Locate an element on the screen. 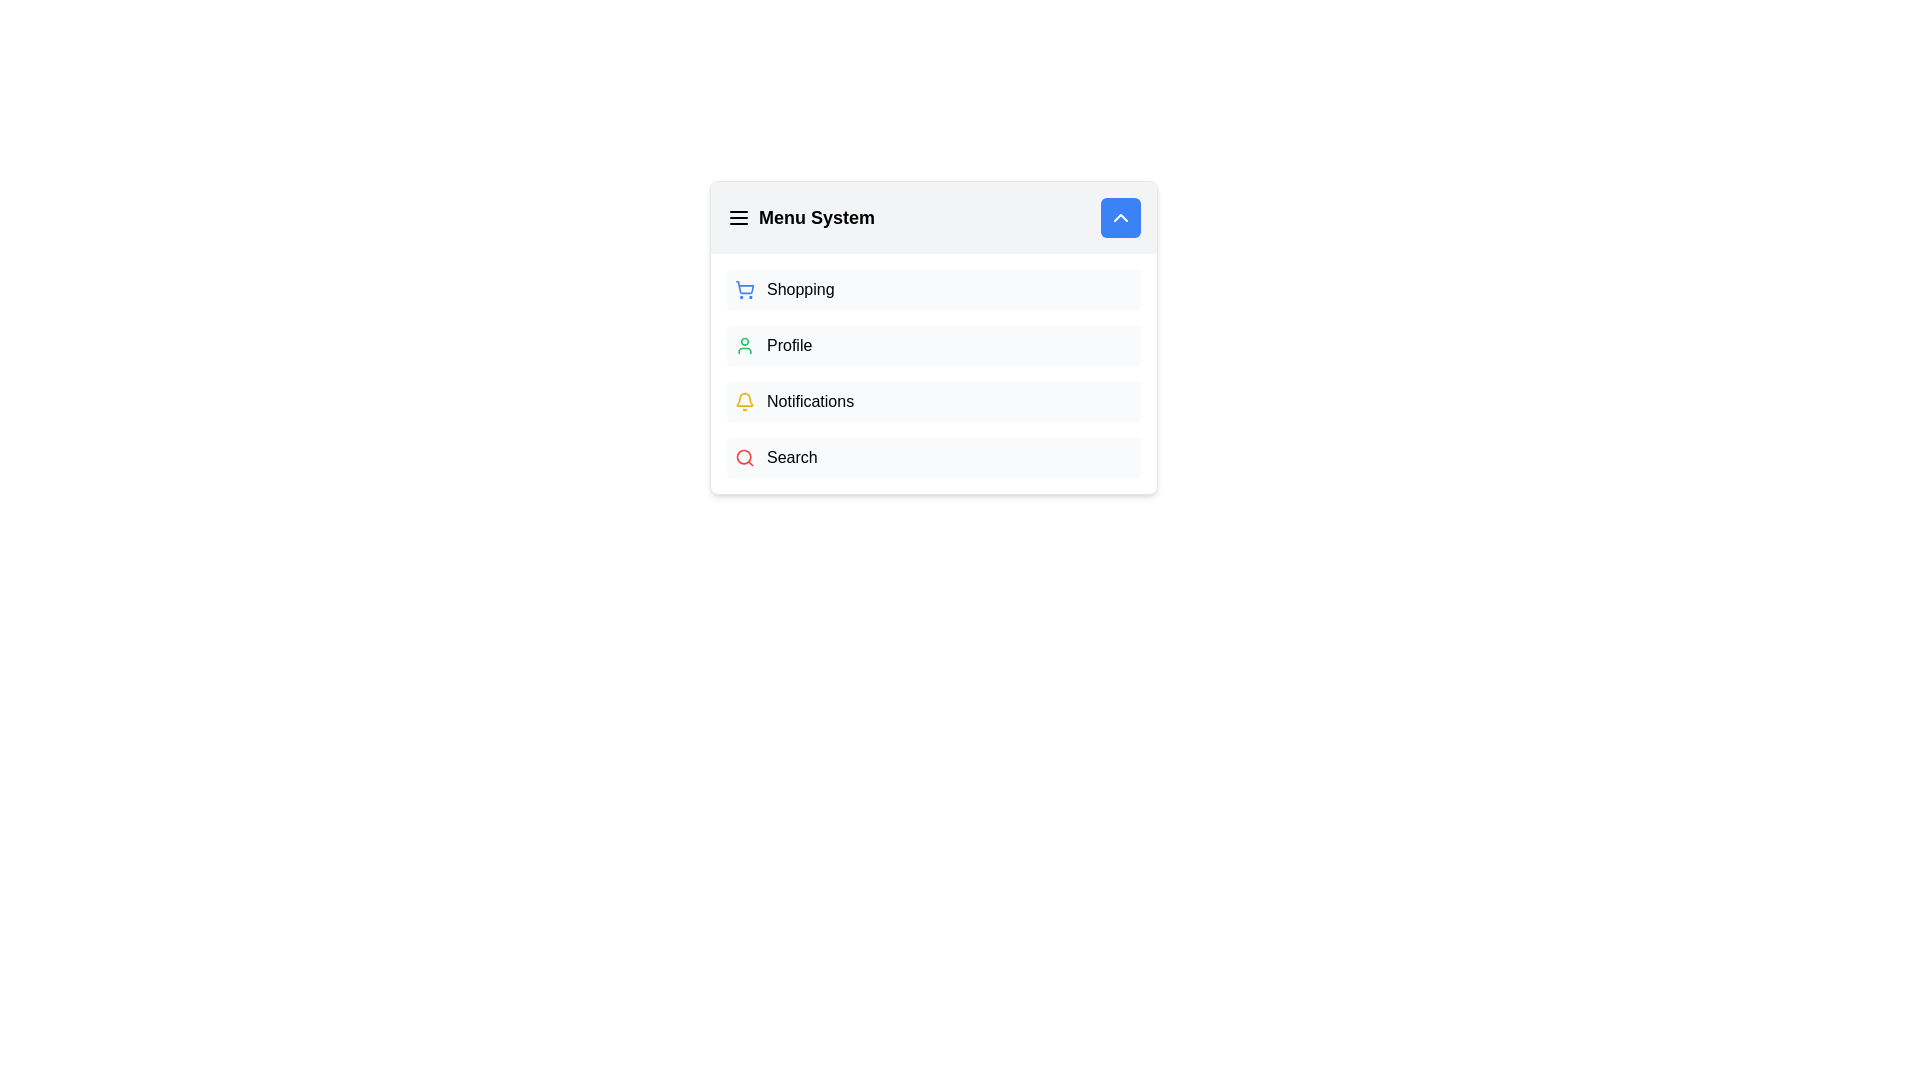  the 'Search' text label, which is styled in bold and located to the right of a red magnifying glass icon in a horizontal menu row is located at coordinates (791, 458).